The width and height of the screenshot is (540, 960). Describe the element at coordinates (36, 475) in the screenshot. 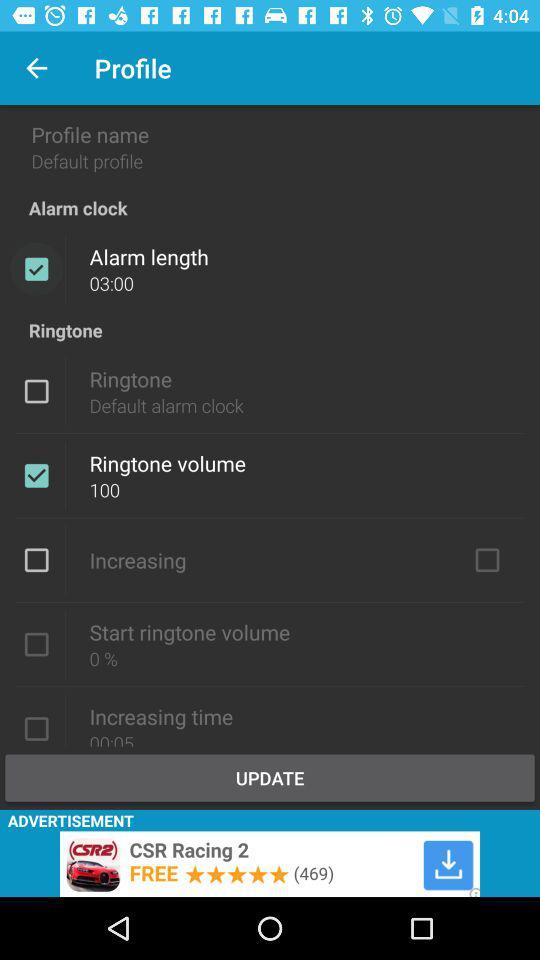

I see `turn ringtone on/off` at that location.